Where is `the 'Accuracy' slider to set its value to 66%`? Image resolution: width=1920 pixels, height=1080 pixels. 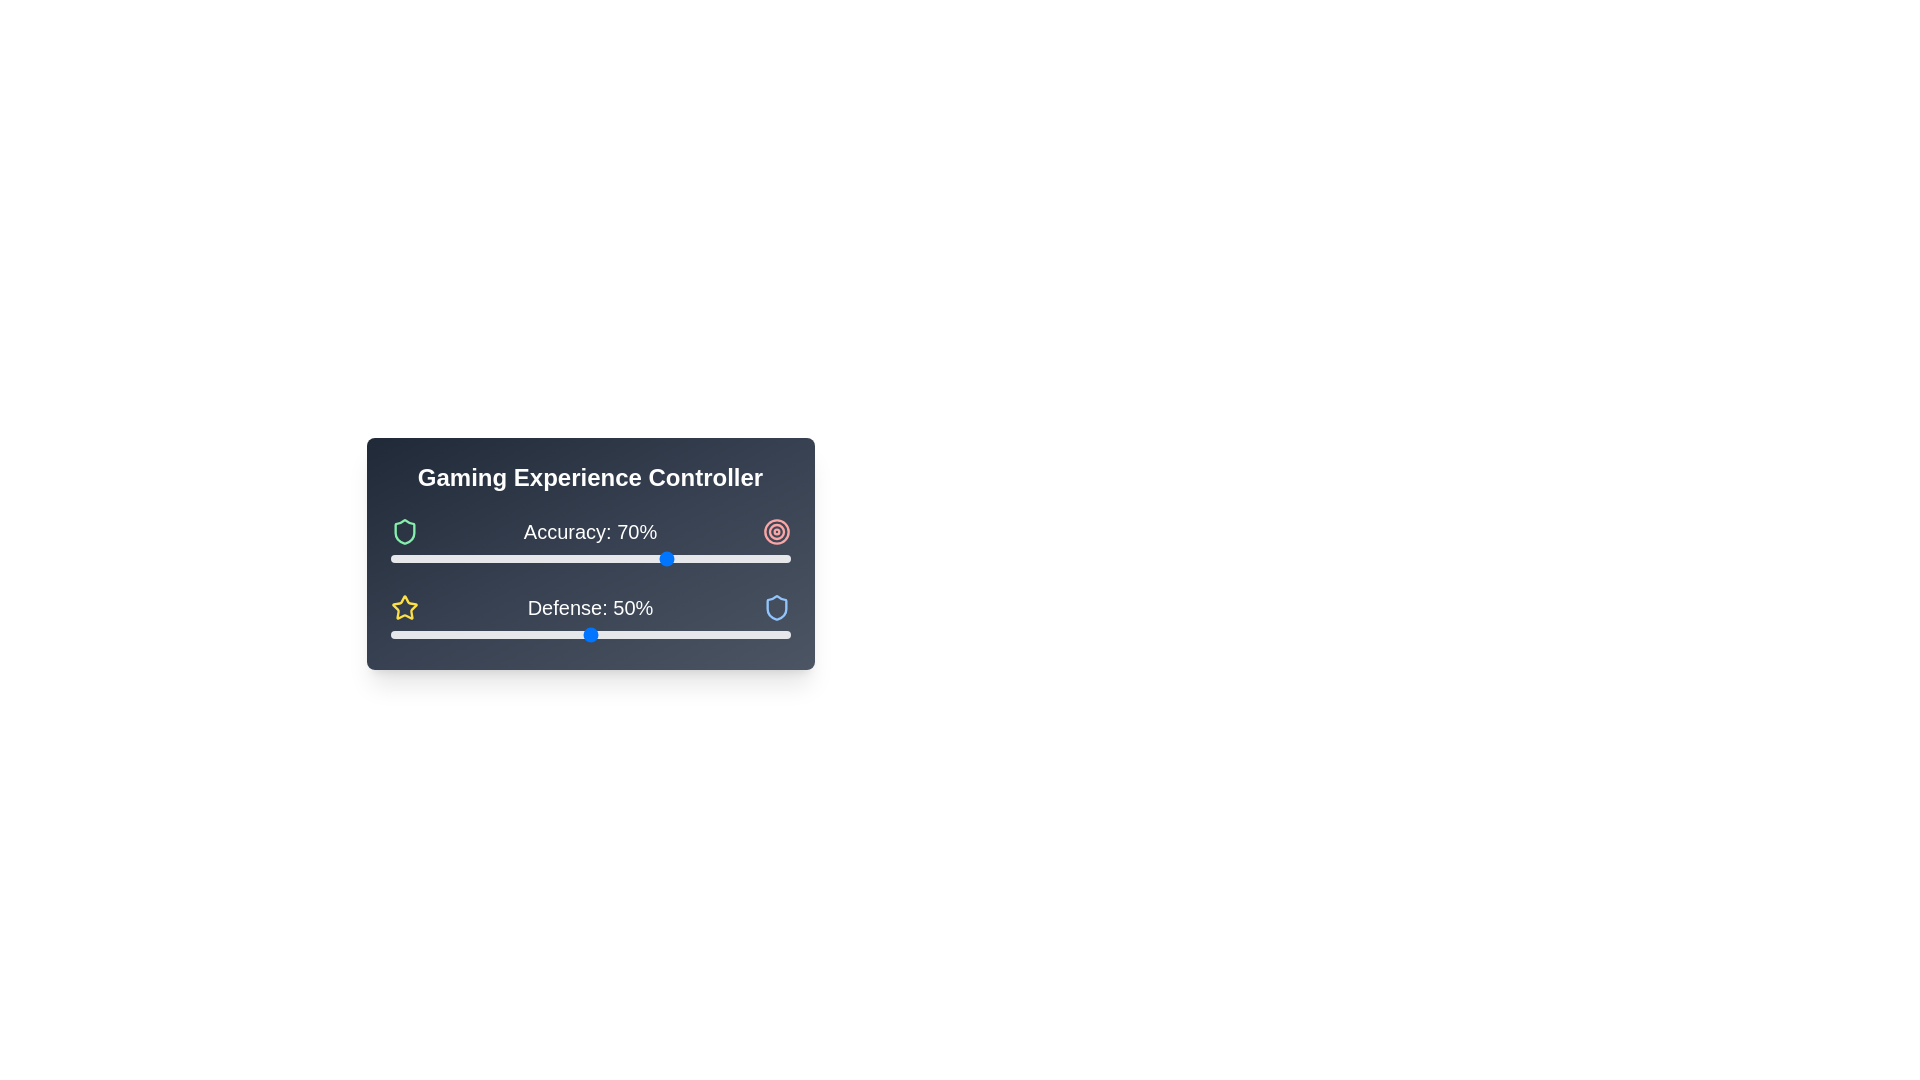 the 'Accuracy' slider to set its value to 66% is located at coordinates (654, 559).